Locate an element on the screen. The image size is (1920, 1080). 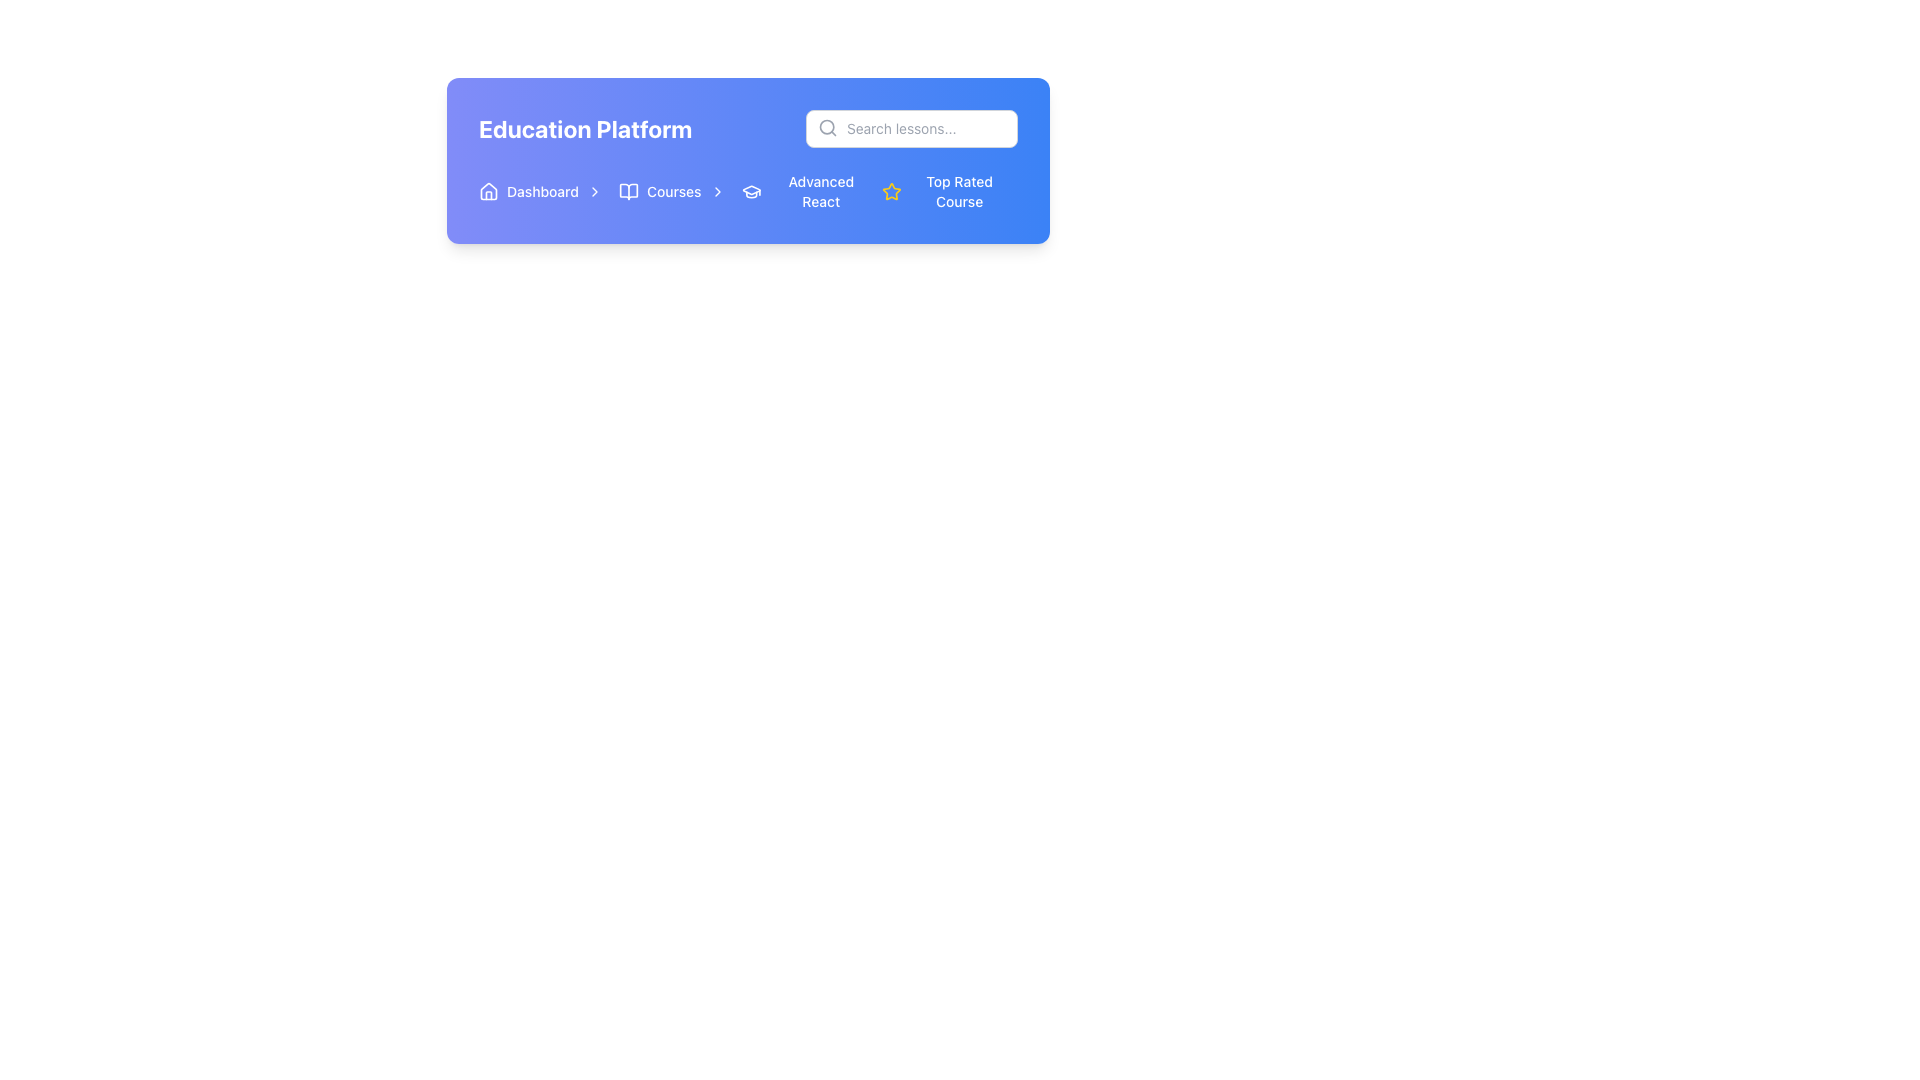
any step of the Breadcrumb navigation component is located at coordinates (747, 192).